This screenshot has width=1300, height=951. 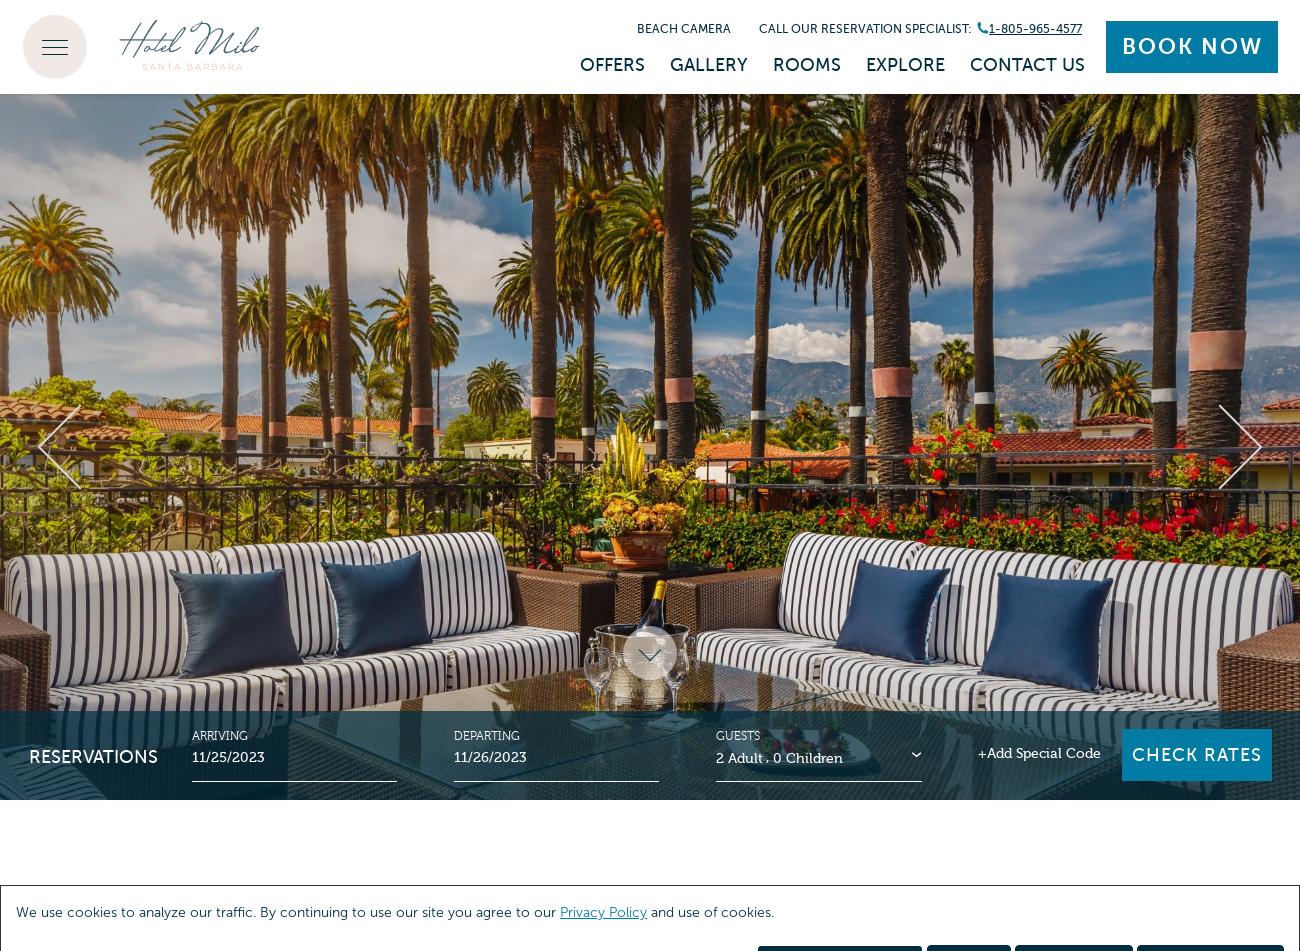 What do you see at coordinates (683, 27) in the screenshot?
I see `'Beach Camera'` at bounding box center [683, 27].